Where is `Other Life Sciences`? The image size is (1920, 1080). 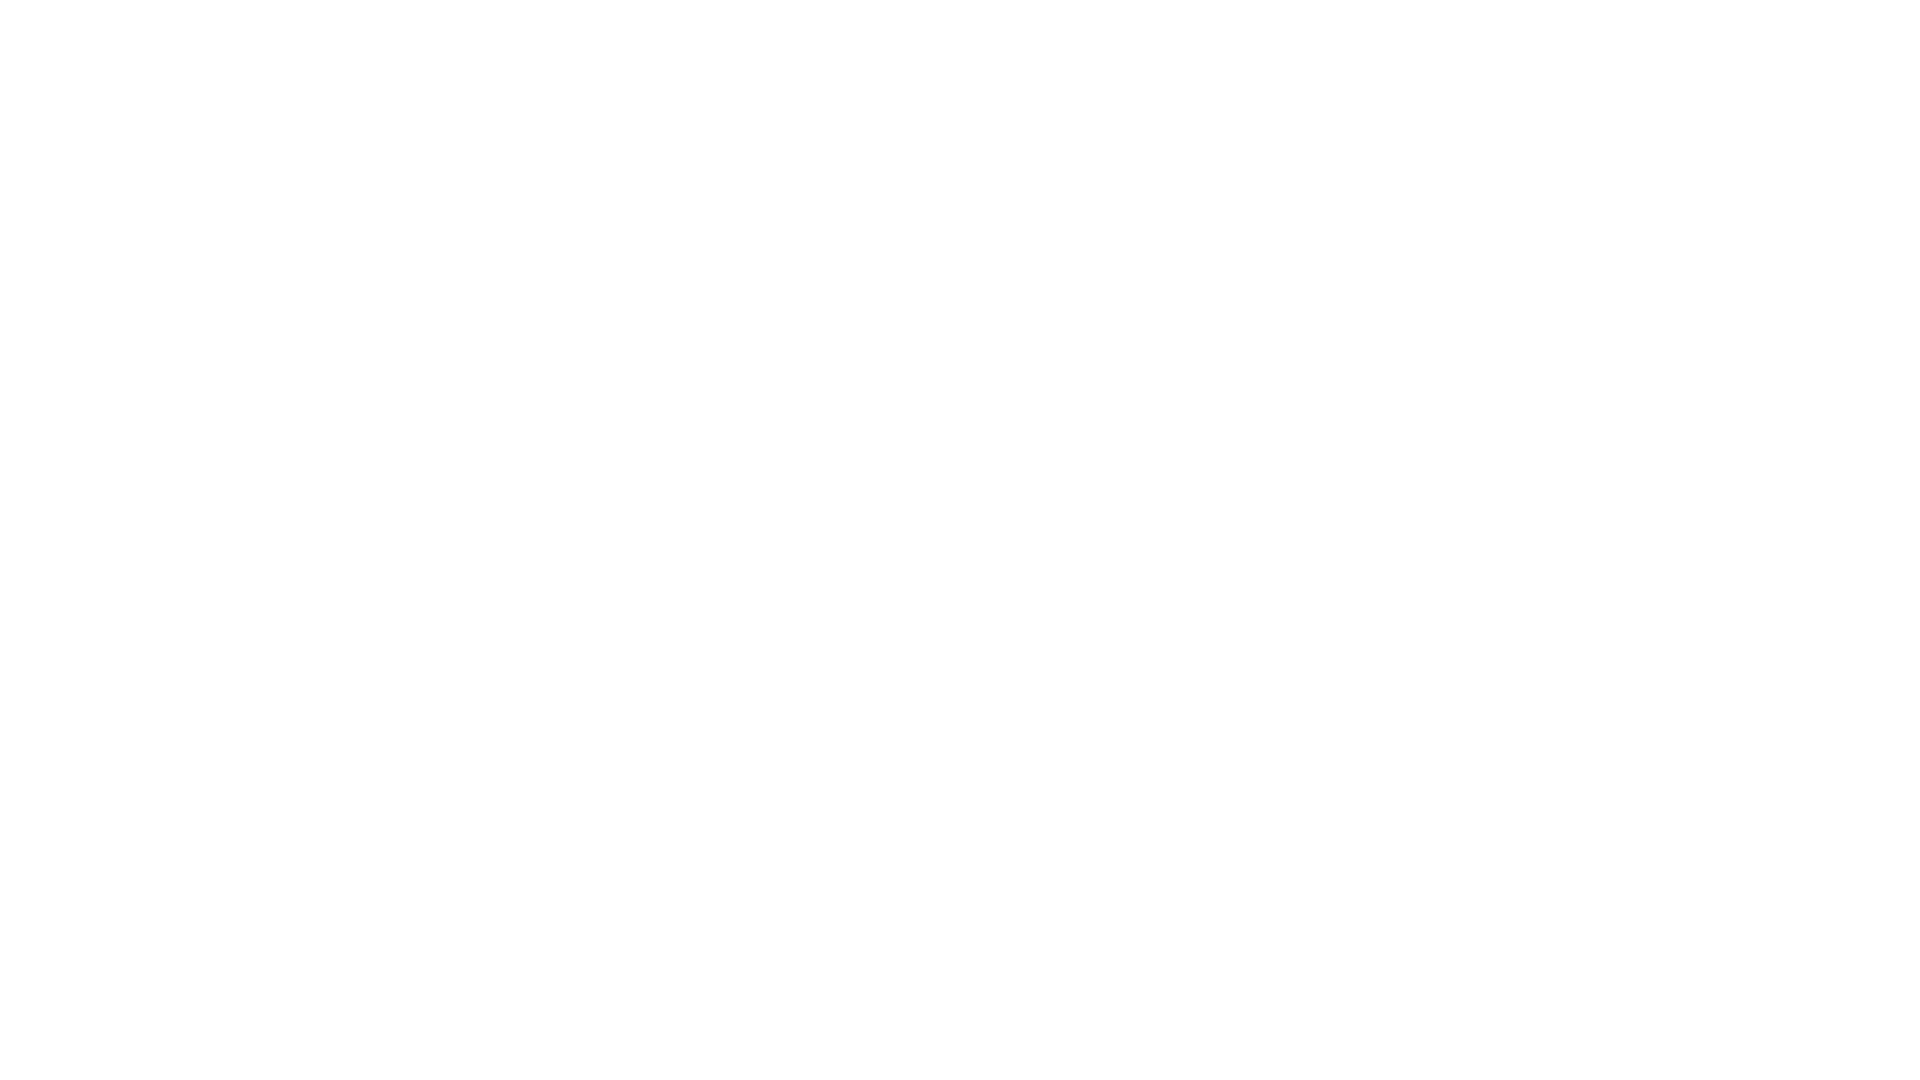
Other Life Sciences is located at coordinates (896, 1019).